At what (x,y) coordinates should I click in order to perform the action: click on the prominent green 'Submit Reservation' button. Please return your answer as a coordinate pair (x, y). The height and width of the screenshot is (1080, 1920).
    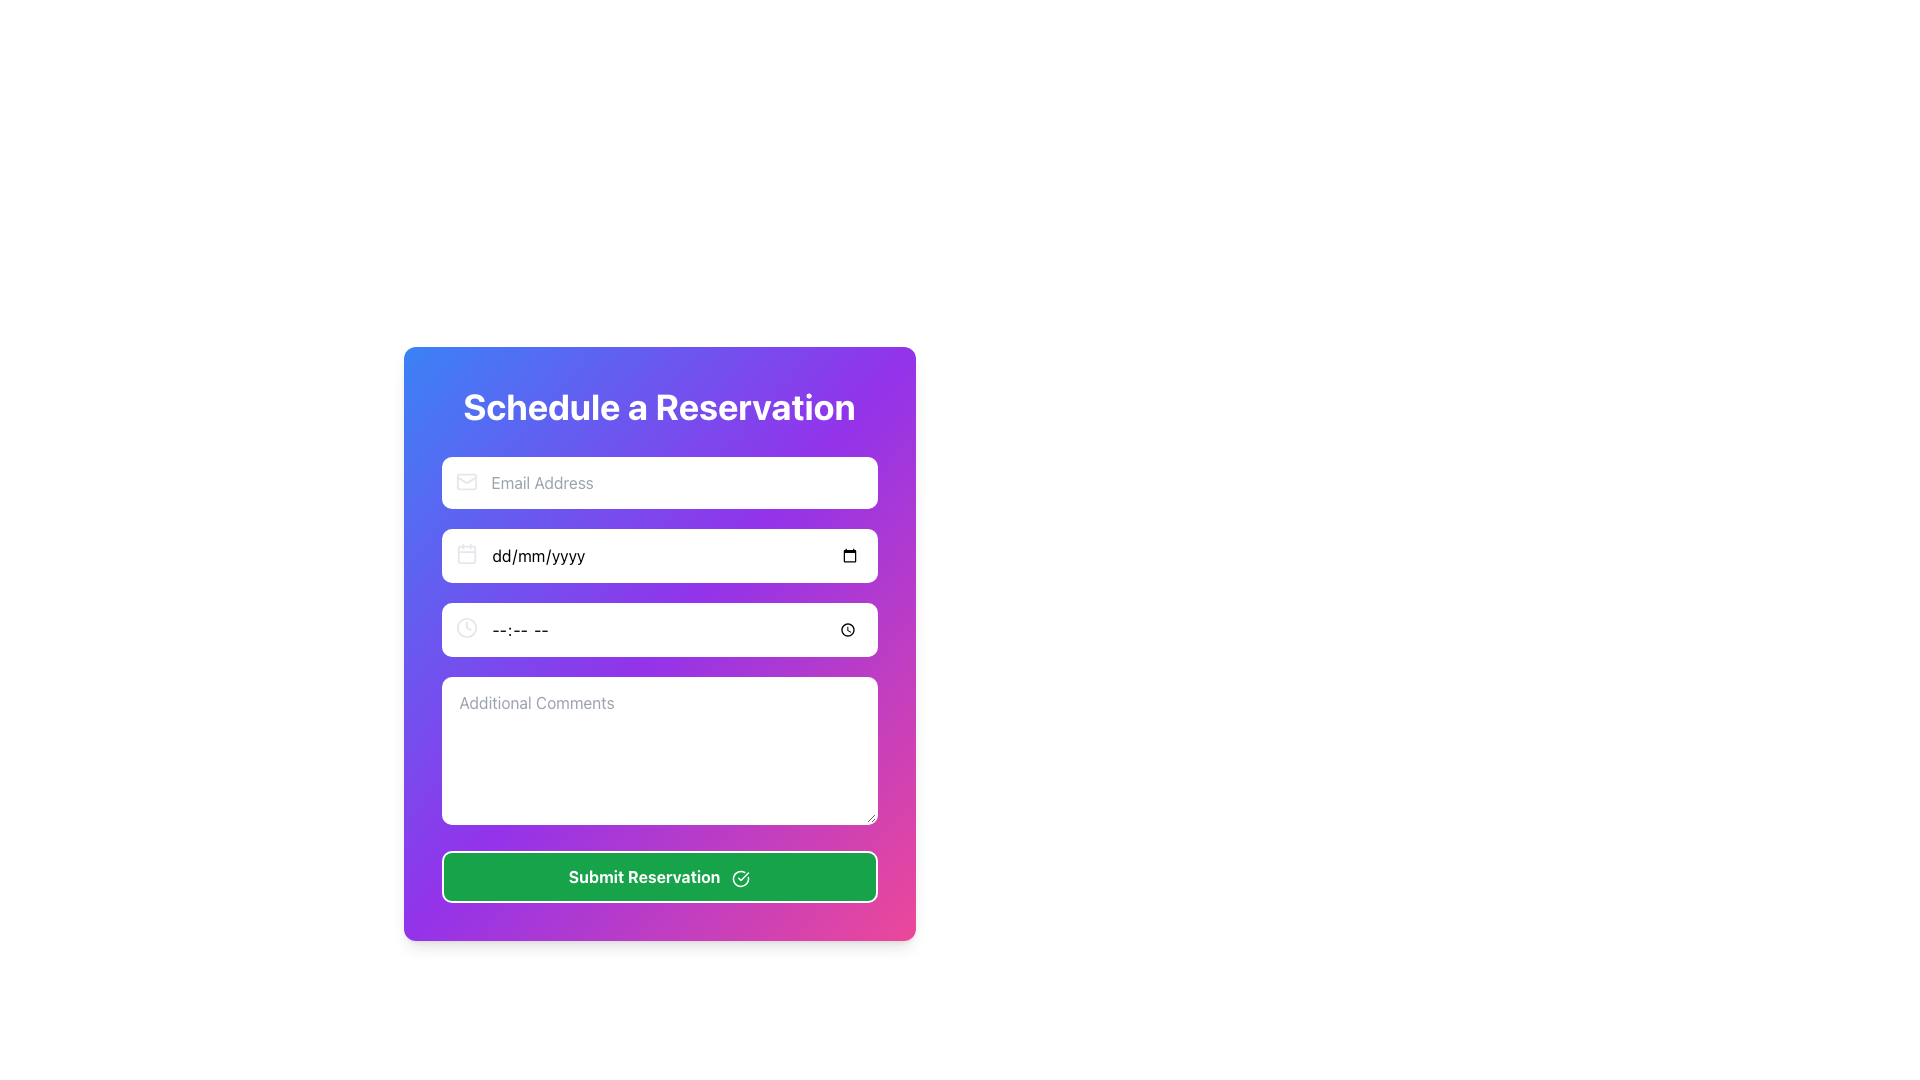
    Looking at the image, I should click on (659, 875).